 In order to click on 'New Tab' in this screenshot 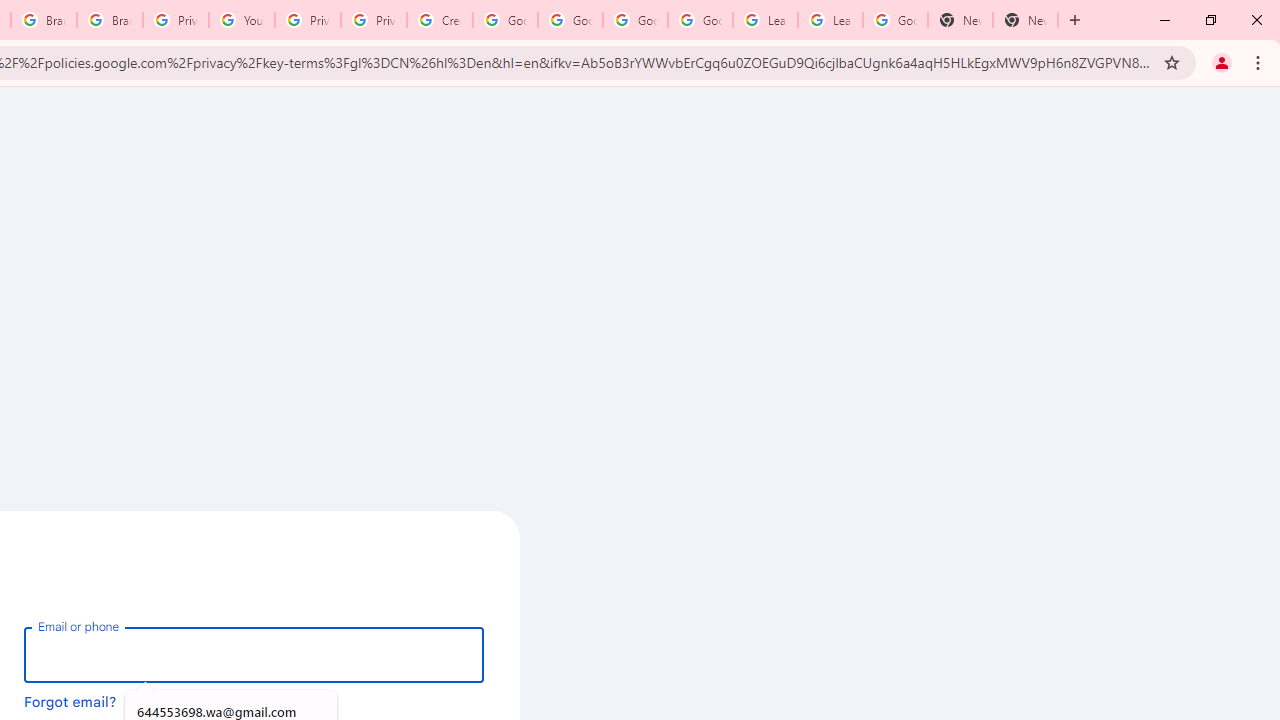, I will do `click(960, 20)`.